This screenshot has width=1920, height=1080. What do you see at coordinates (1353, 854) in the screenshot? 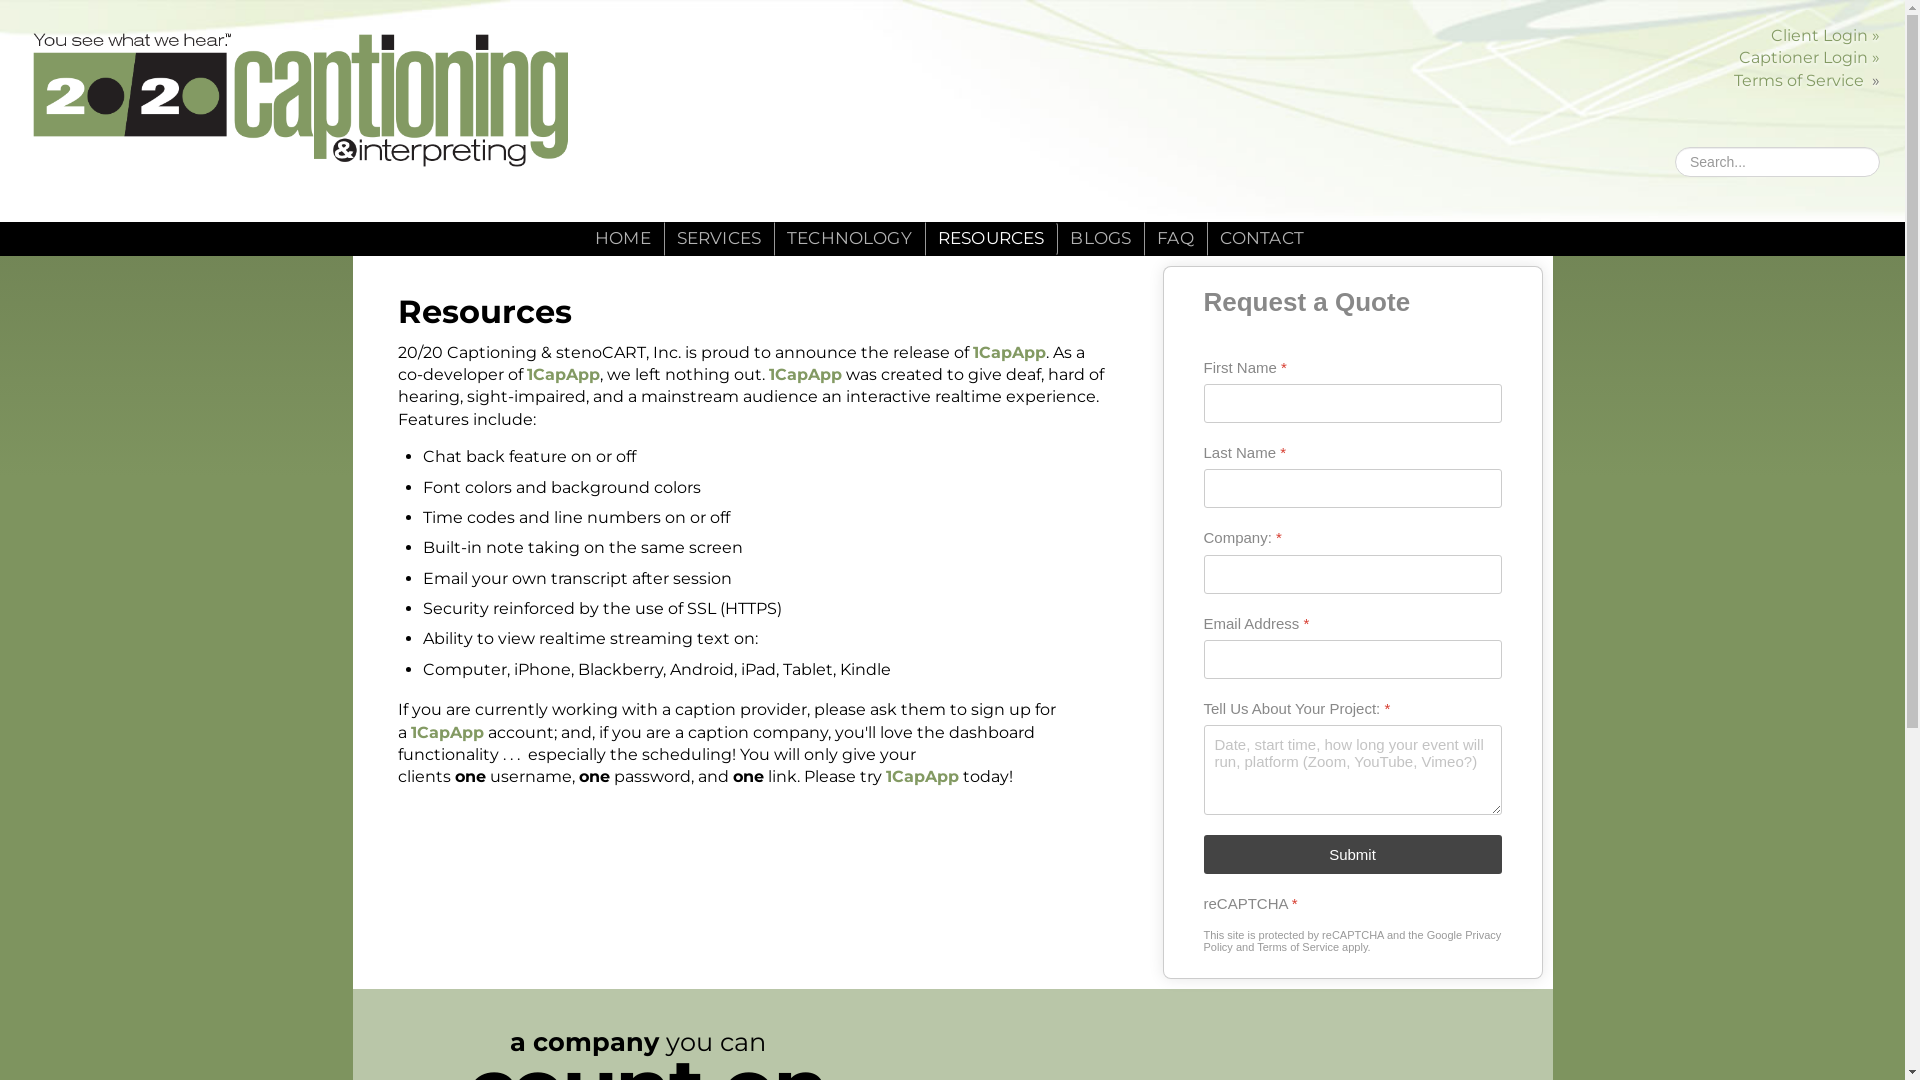
I see `'Submit'` at bounding box center [1353, 854].